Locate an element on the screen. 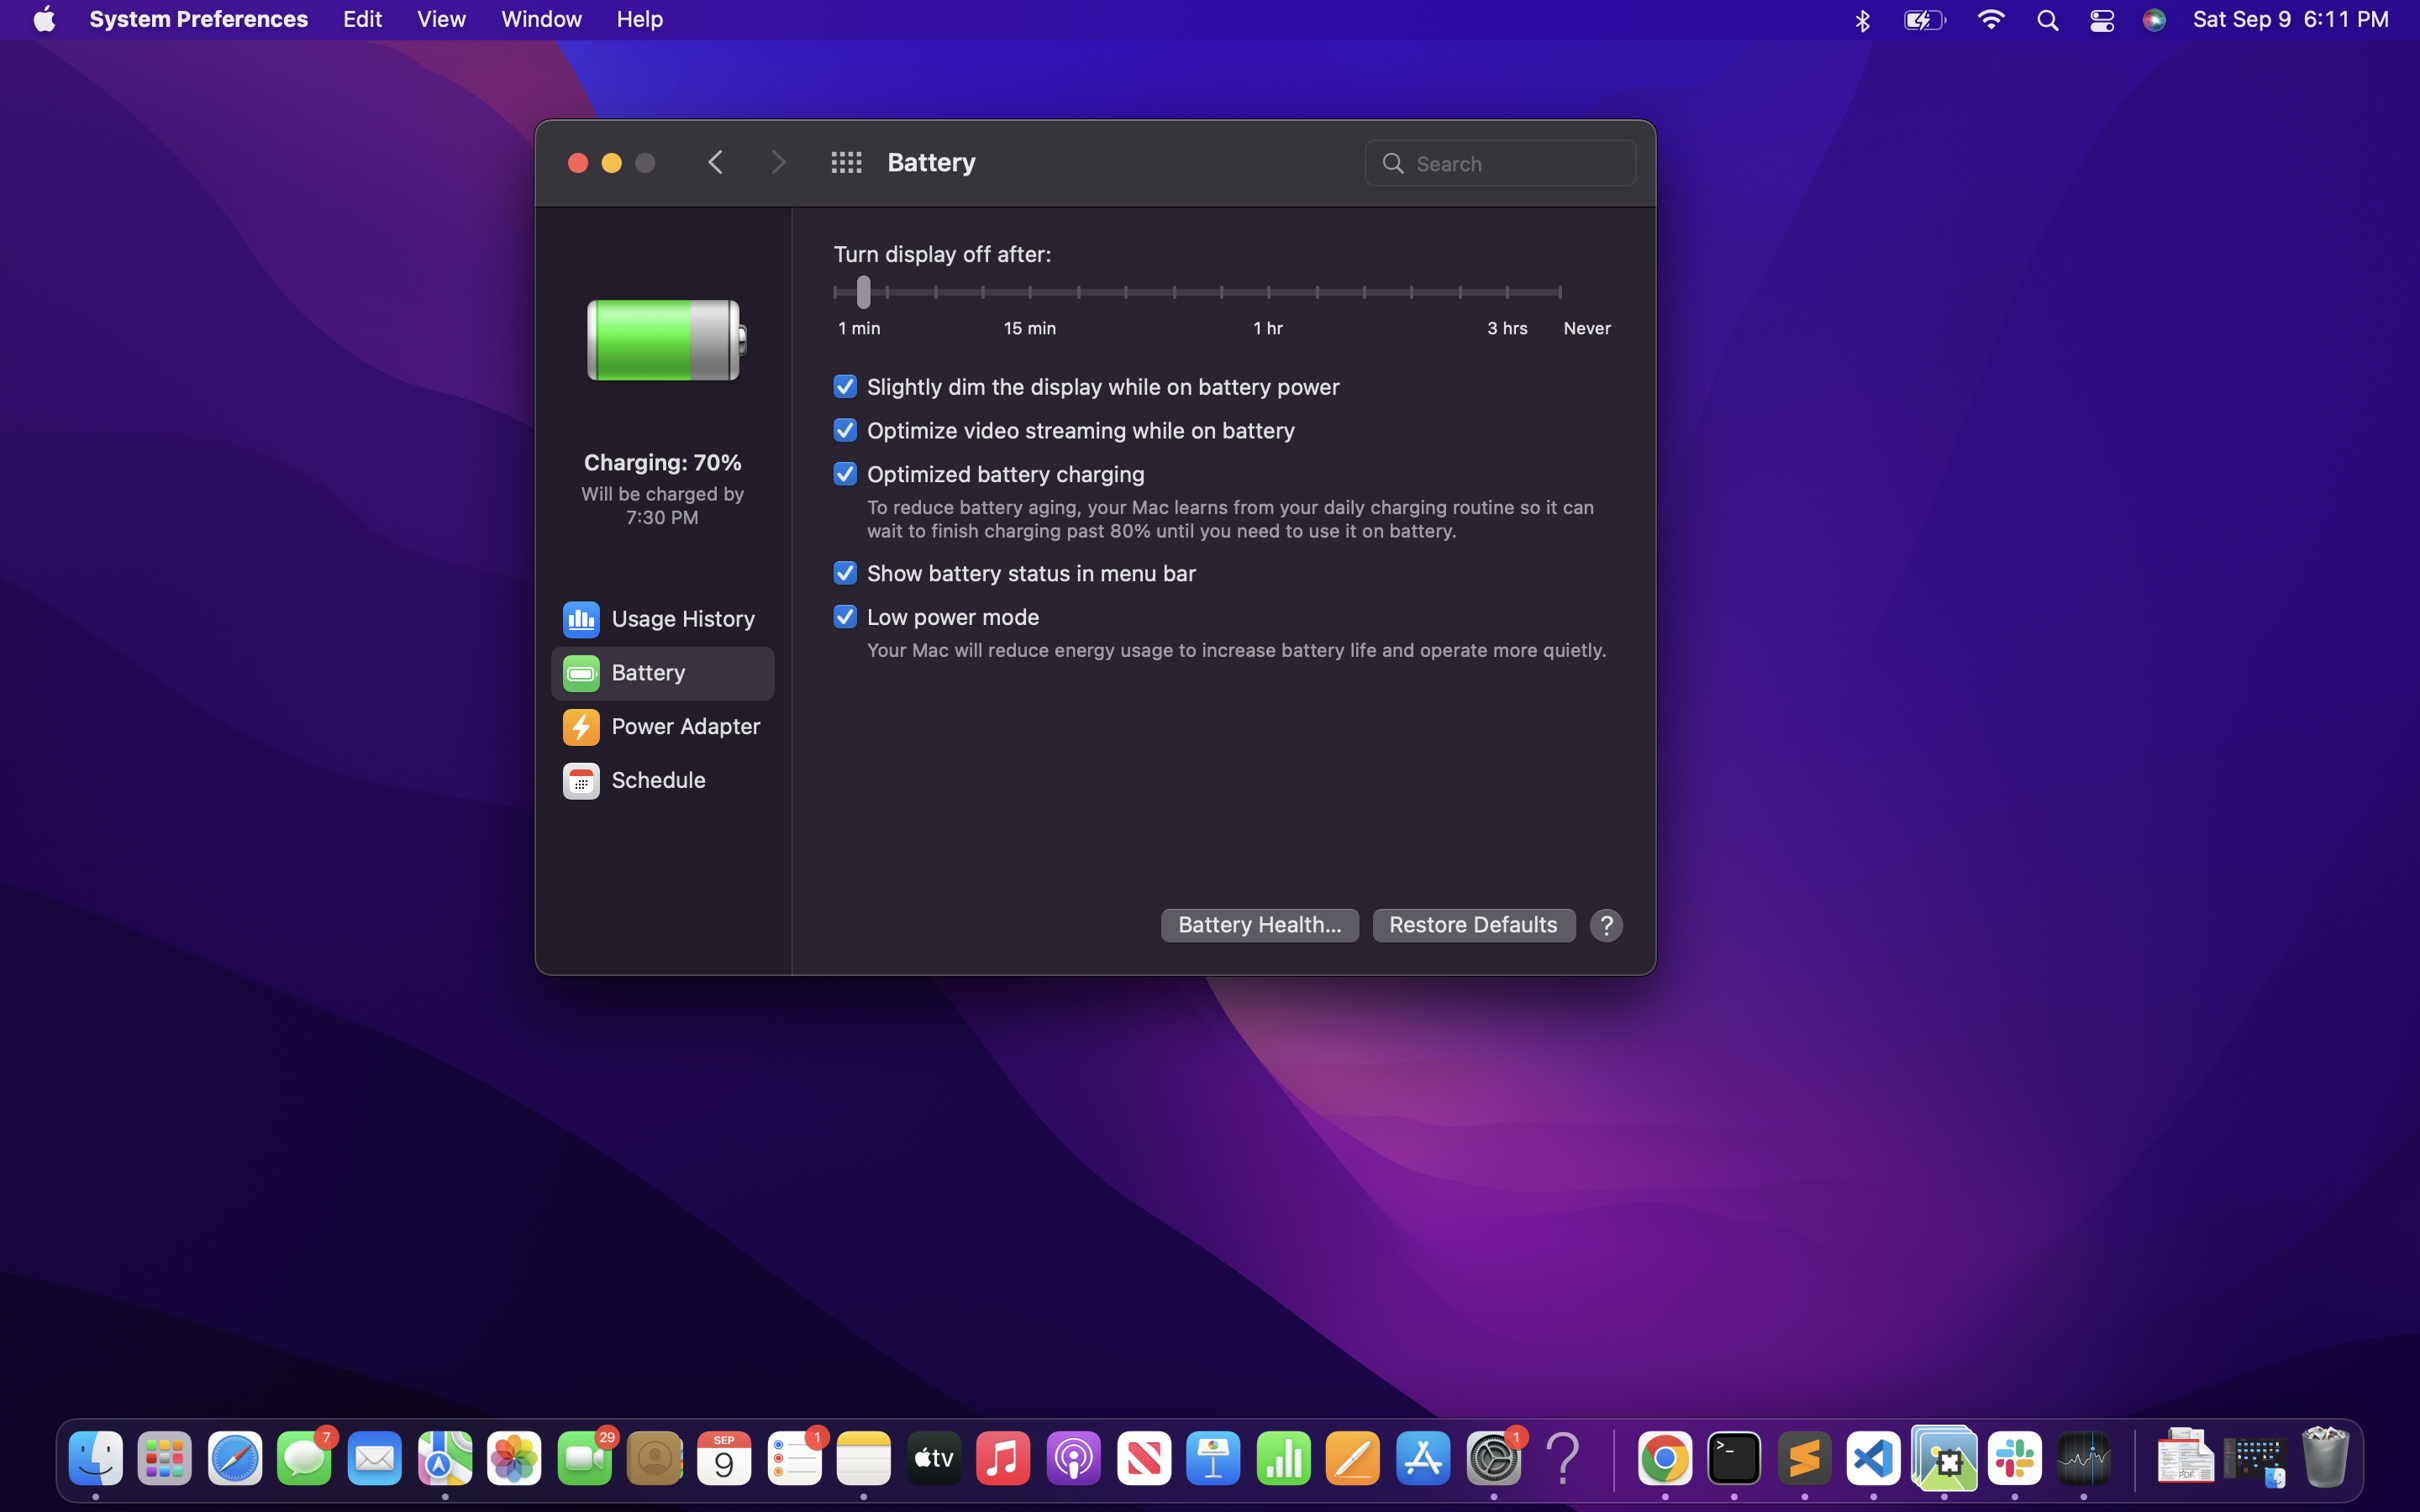  Improve video streaming performance on battery mode is located at coordinates (1064, 427).